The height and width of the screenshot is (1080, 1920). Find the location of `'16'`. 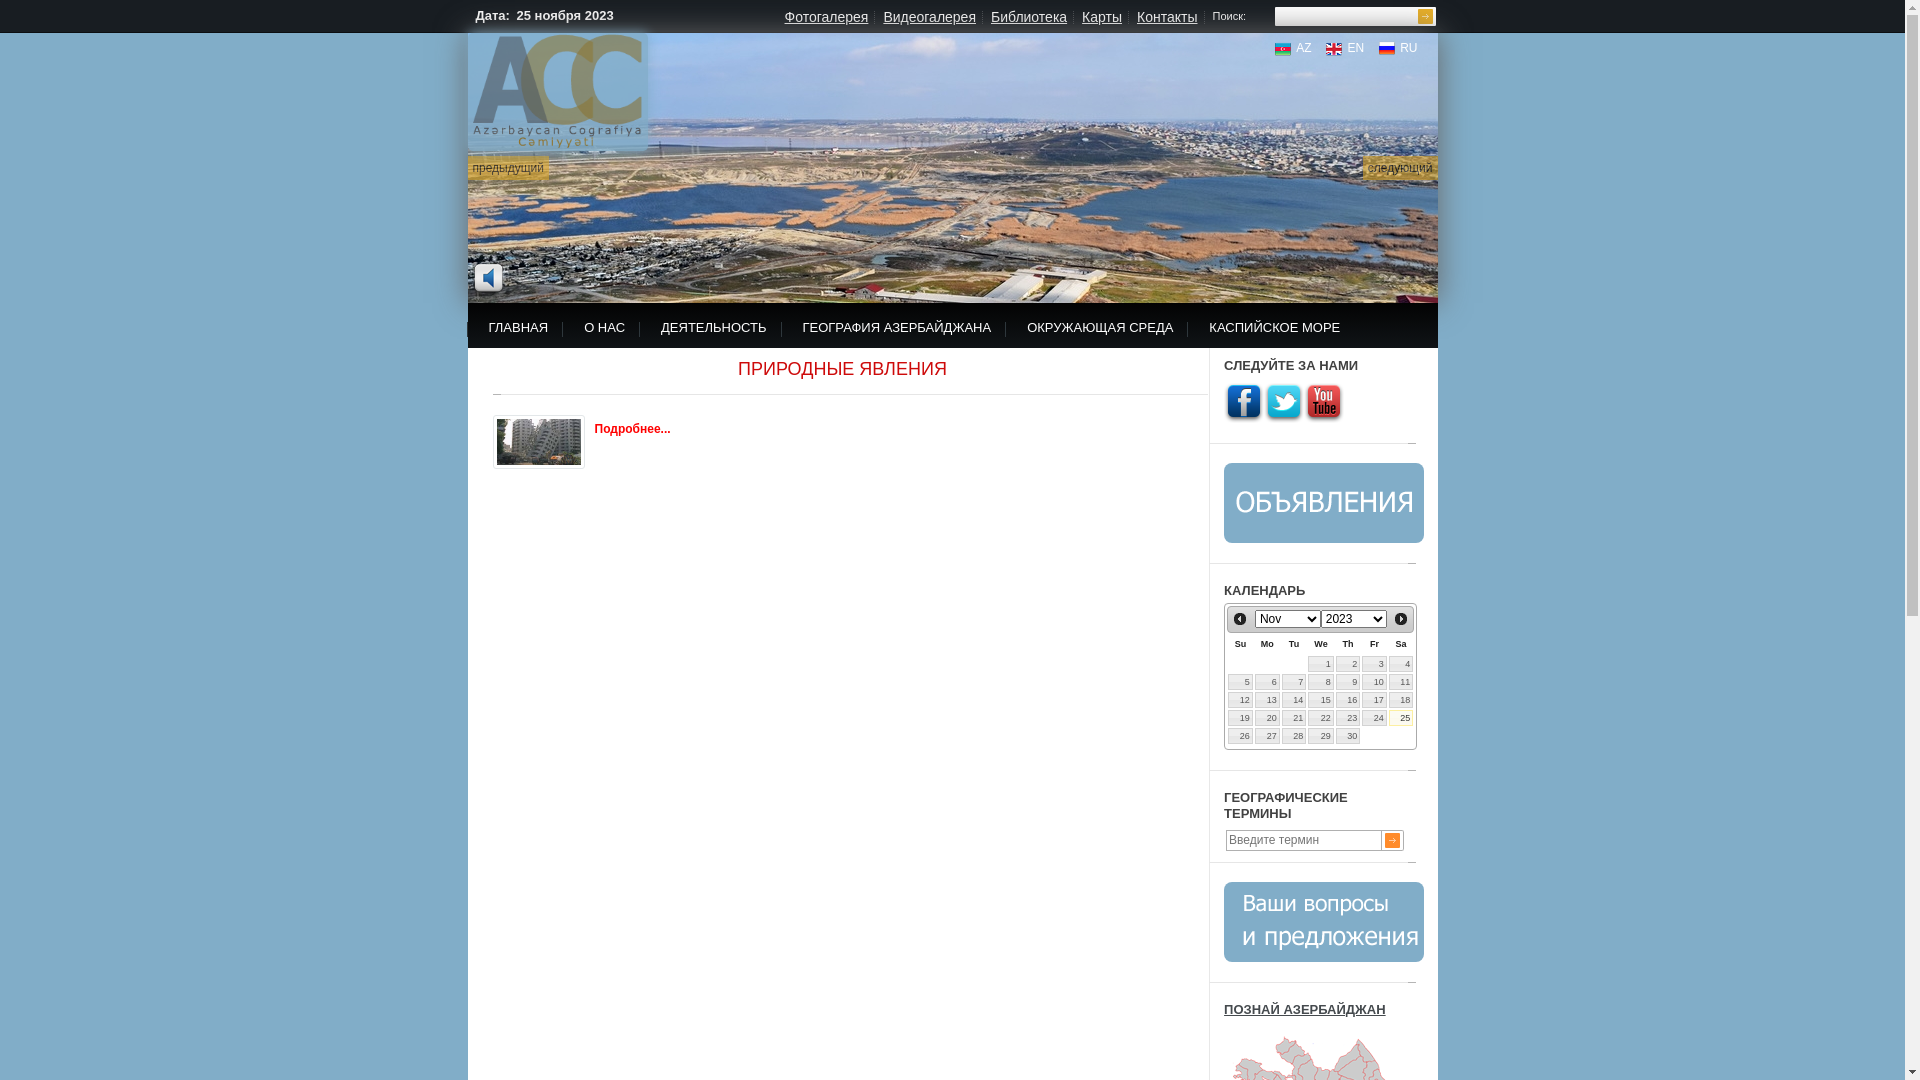

'16' is located at coordinates (1348, 698).